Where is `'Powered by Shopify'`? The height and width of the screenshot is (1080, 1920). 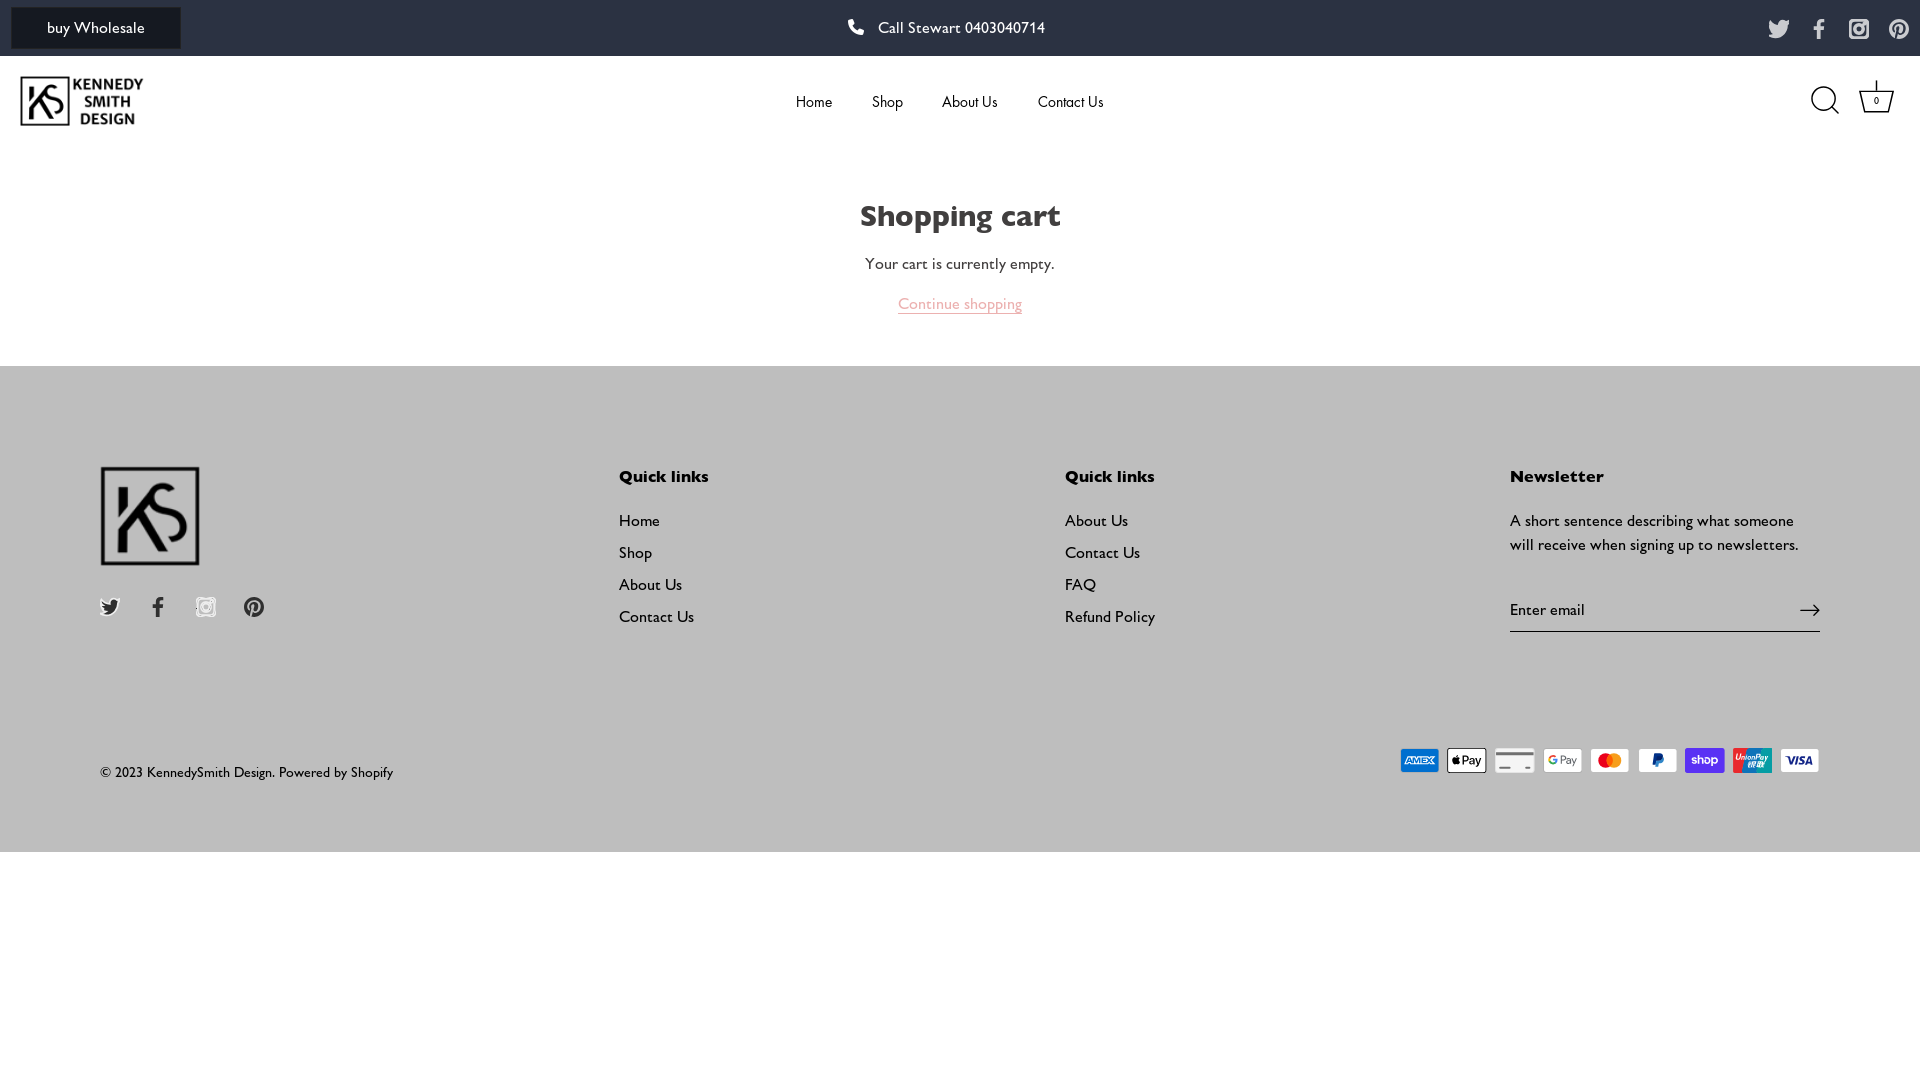 'Powered by Shopify' is located at coordinates (277, 771).